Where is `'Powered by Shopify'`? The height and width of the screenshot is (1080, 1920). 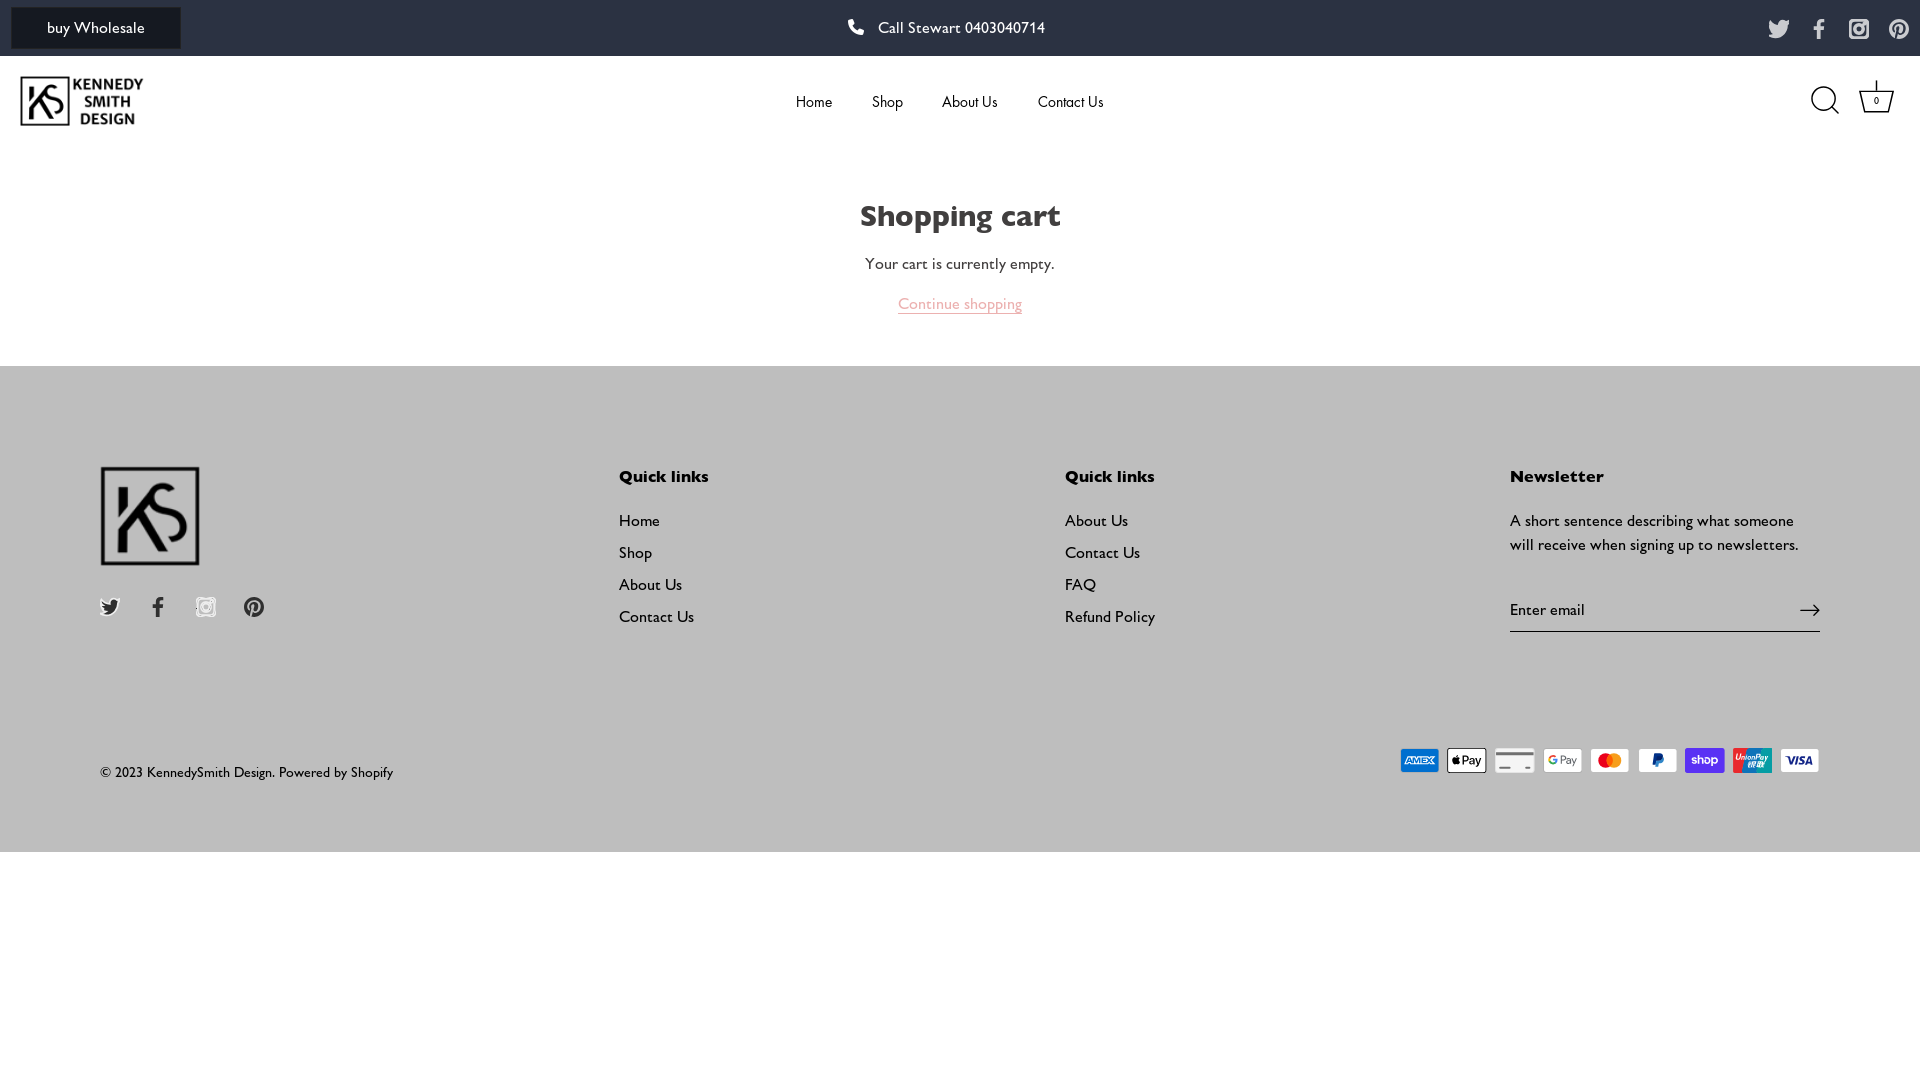 'Powered by Shopify' is located at coordinates (277, 771).